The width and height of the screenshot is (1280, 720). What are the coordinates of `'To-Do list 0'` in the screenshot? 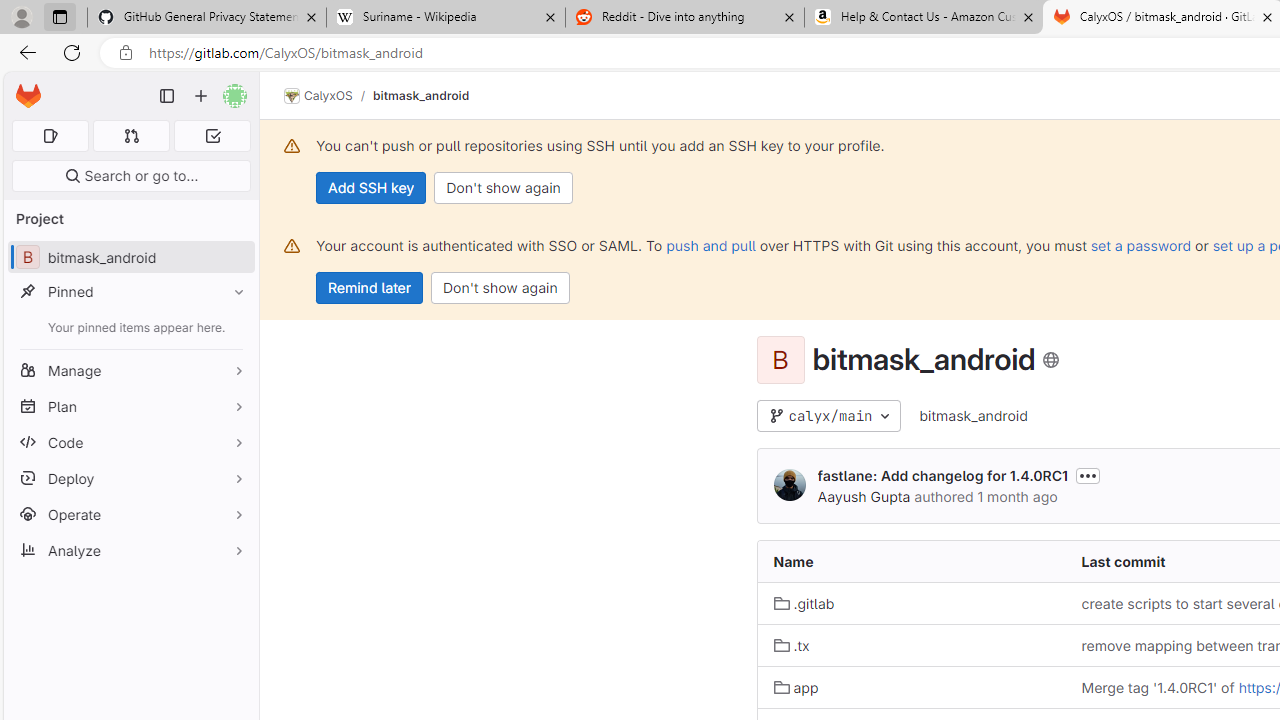 It's located at (212, 135).